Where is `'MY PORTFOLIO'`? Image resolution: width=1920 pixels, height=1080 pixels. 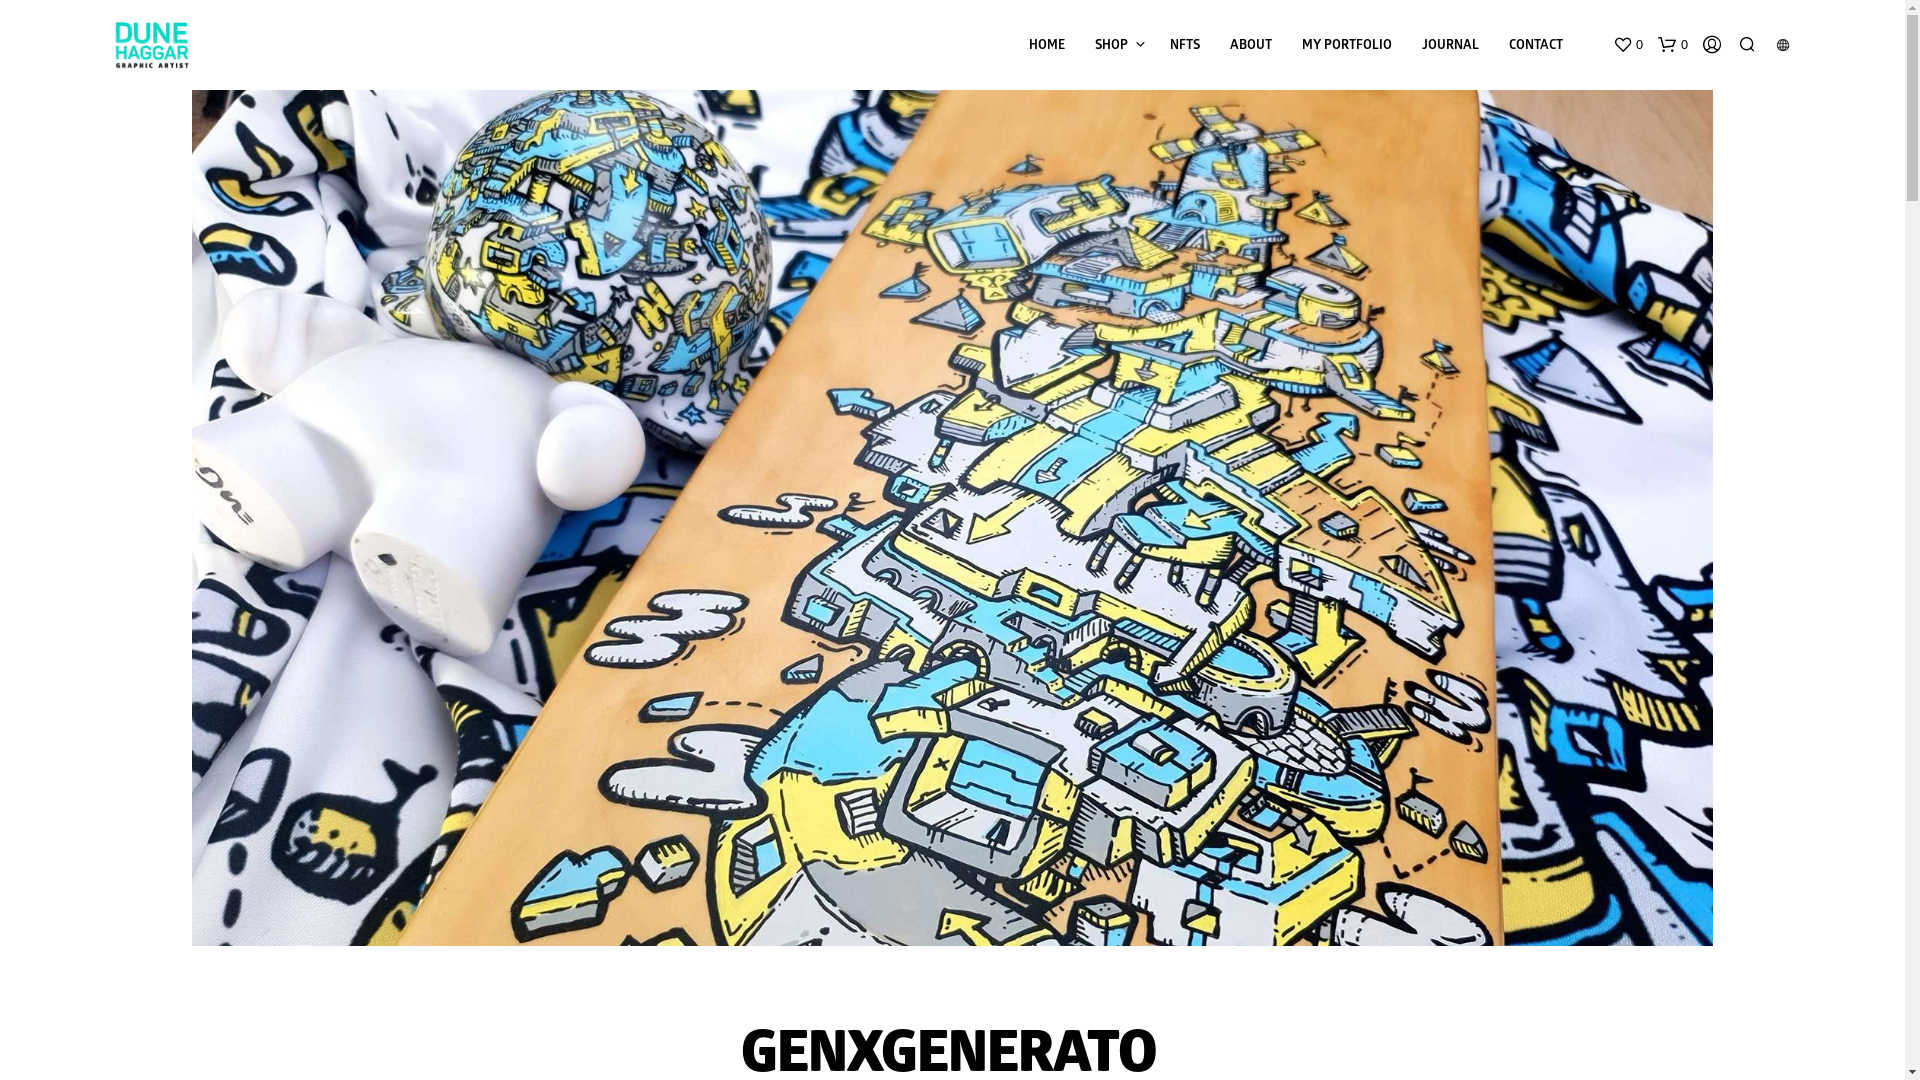 'MY PORTFOLIO' is located at coordinates (1286, 45).